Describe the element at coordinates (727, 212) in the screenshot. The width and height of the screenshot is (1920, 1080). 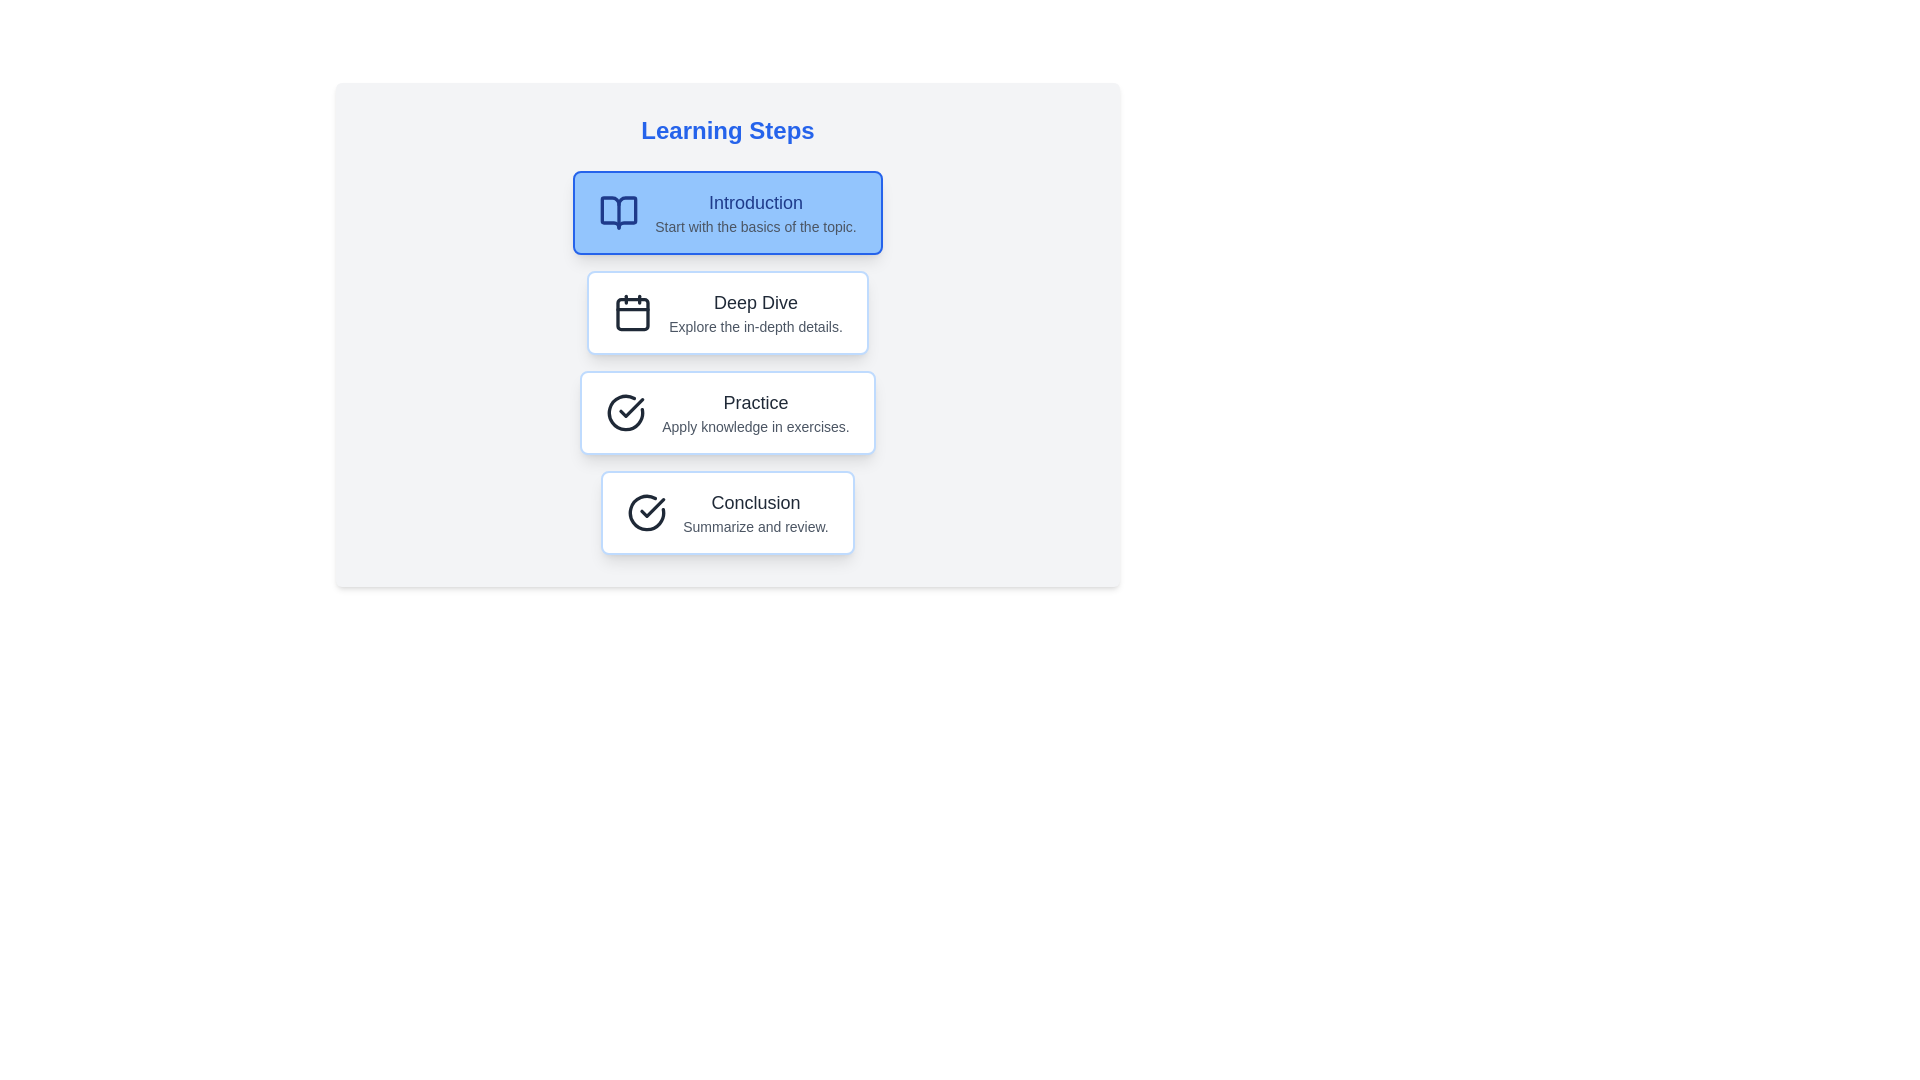
I see `the 'Introduction' card, which is the first selectable option in the vertical sequence of learning steps` at that location.